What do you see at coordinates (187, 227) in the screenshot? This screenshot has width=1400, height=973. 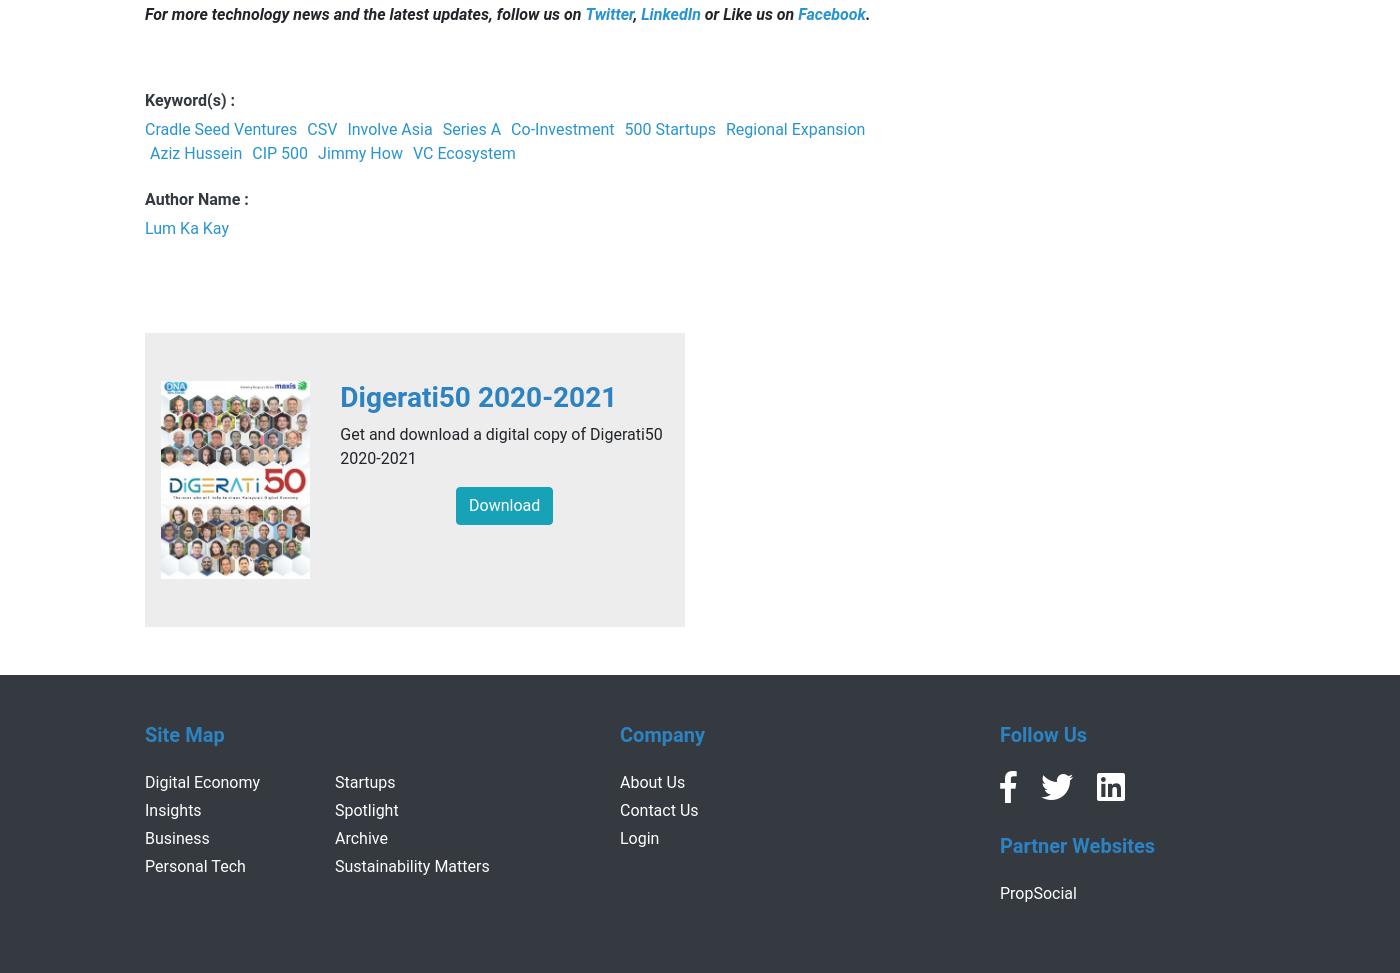 I see `'Lum Ka Kay'` at bounding box center [187, 227].